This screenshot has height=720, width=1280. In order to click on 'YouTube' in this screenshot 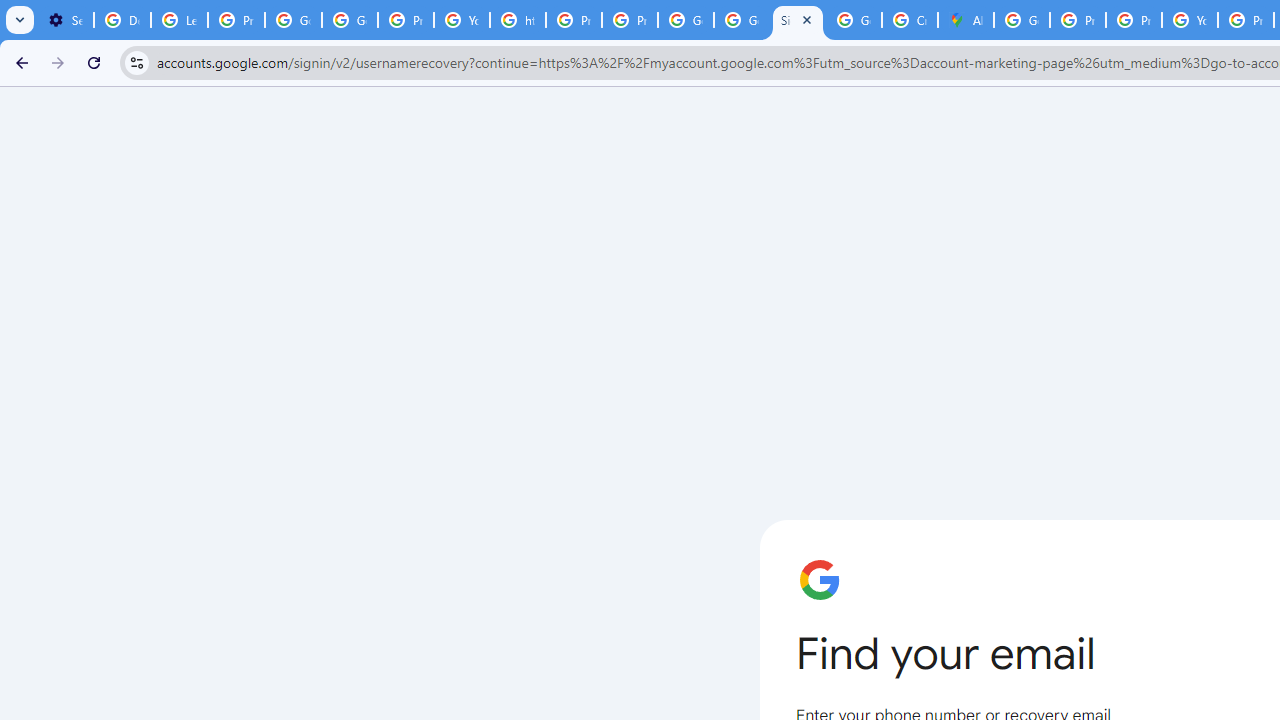, I will do `click(461, 20)`.